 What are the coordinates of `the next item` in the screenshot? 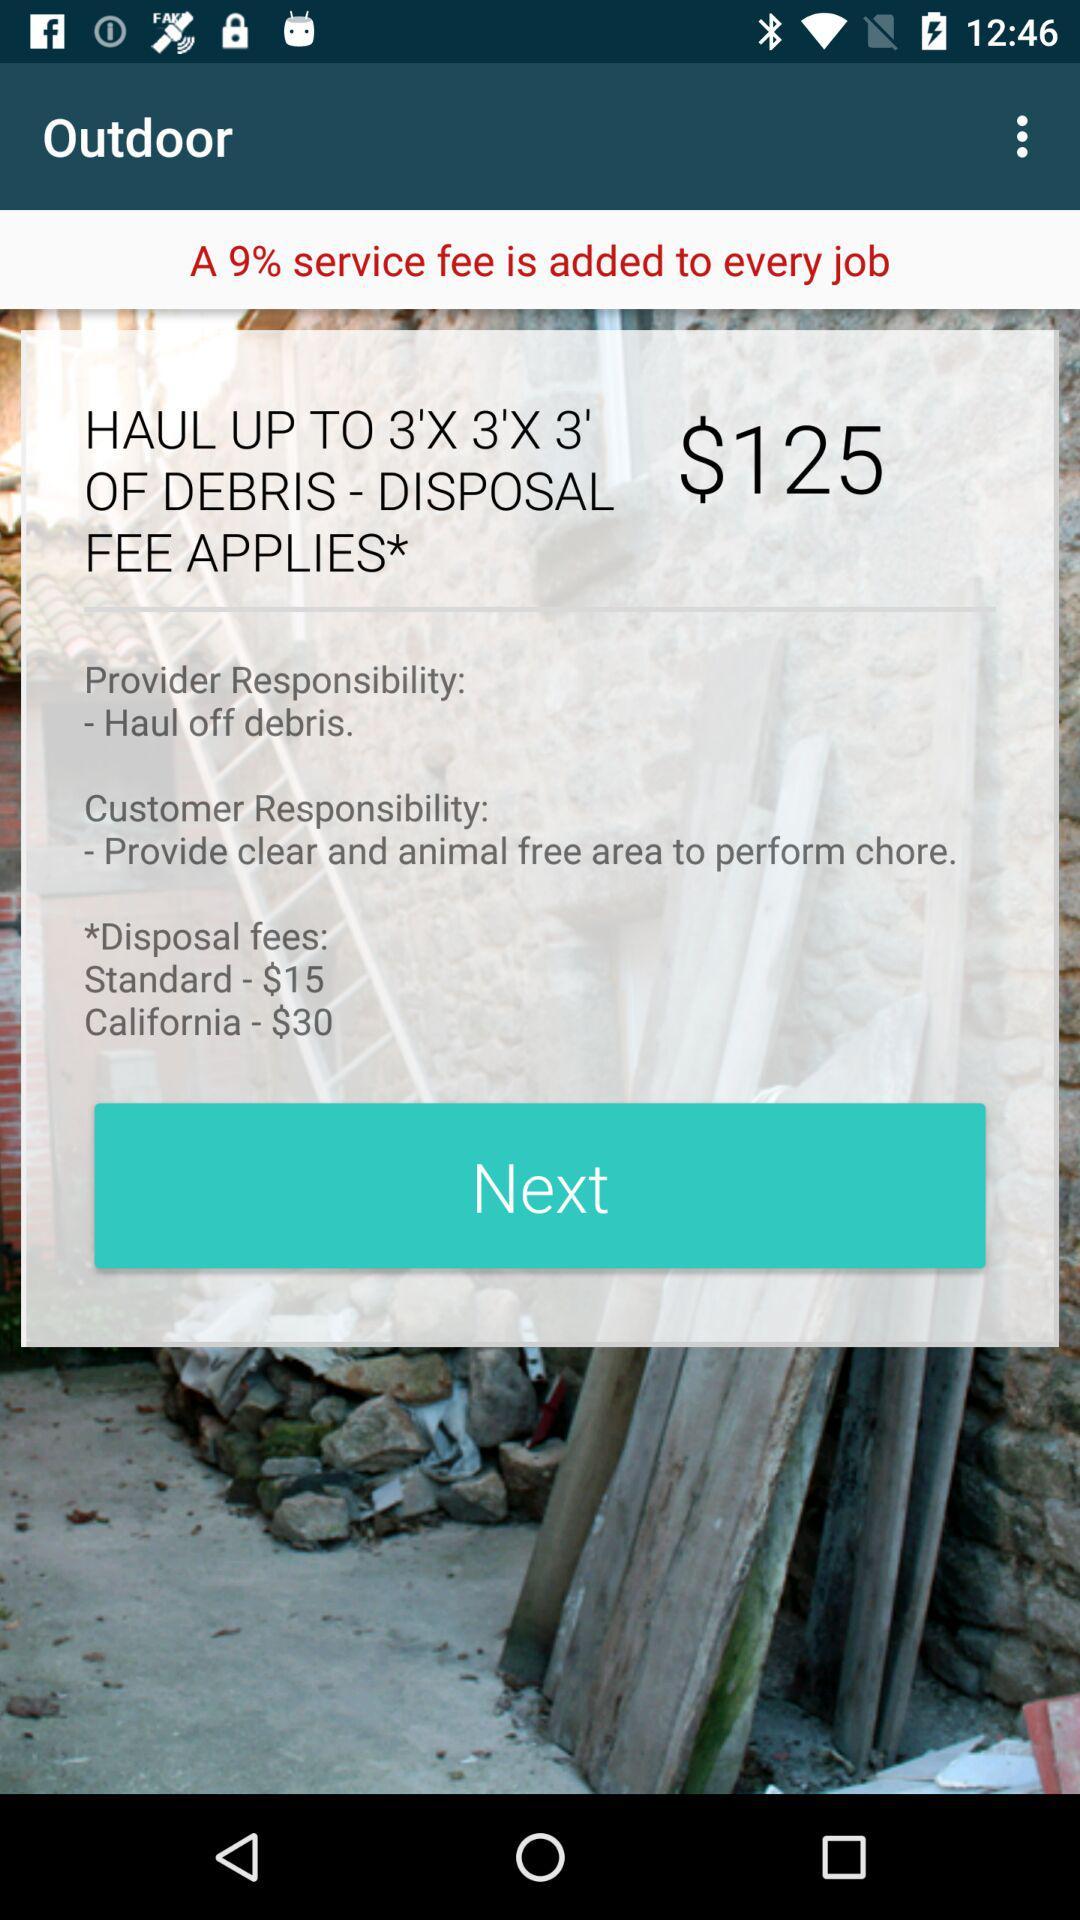 It's located at (540, 1185).